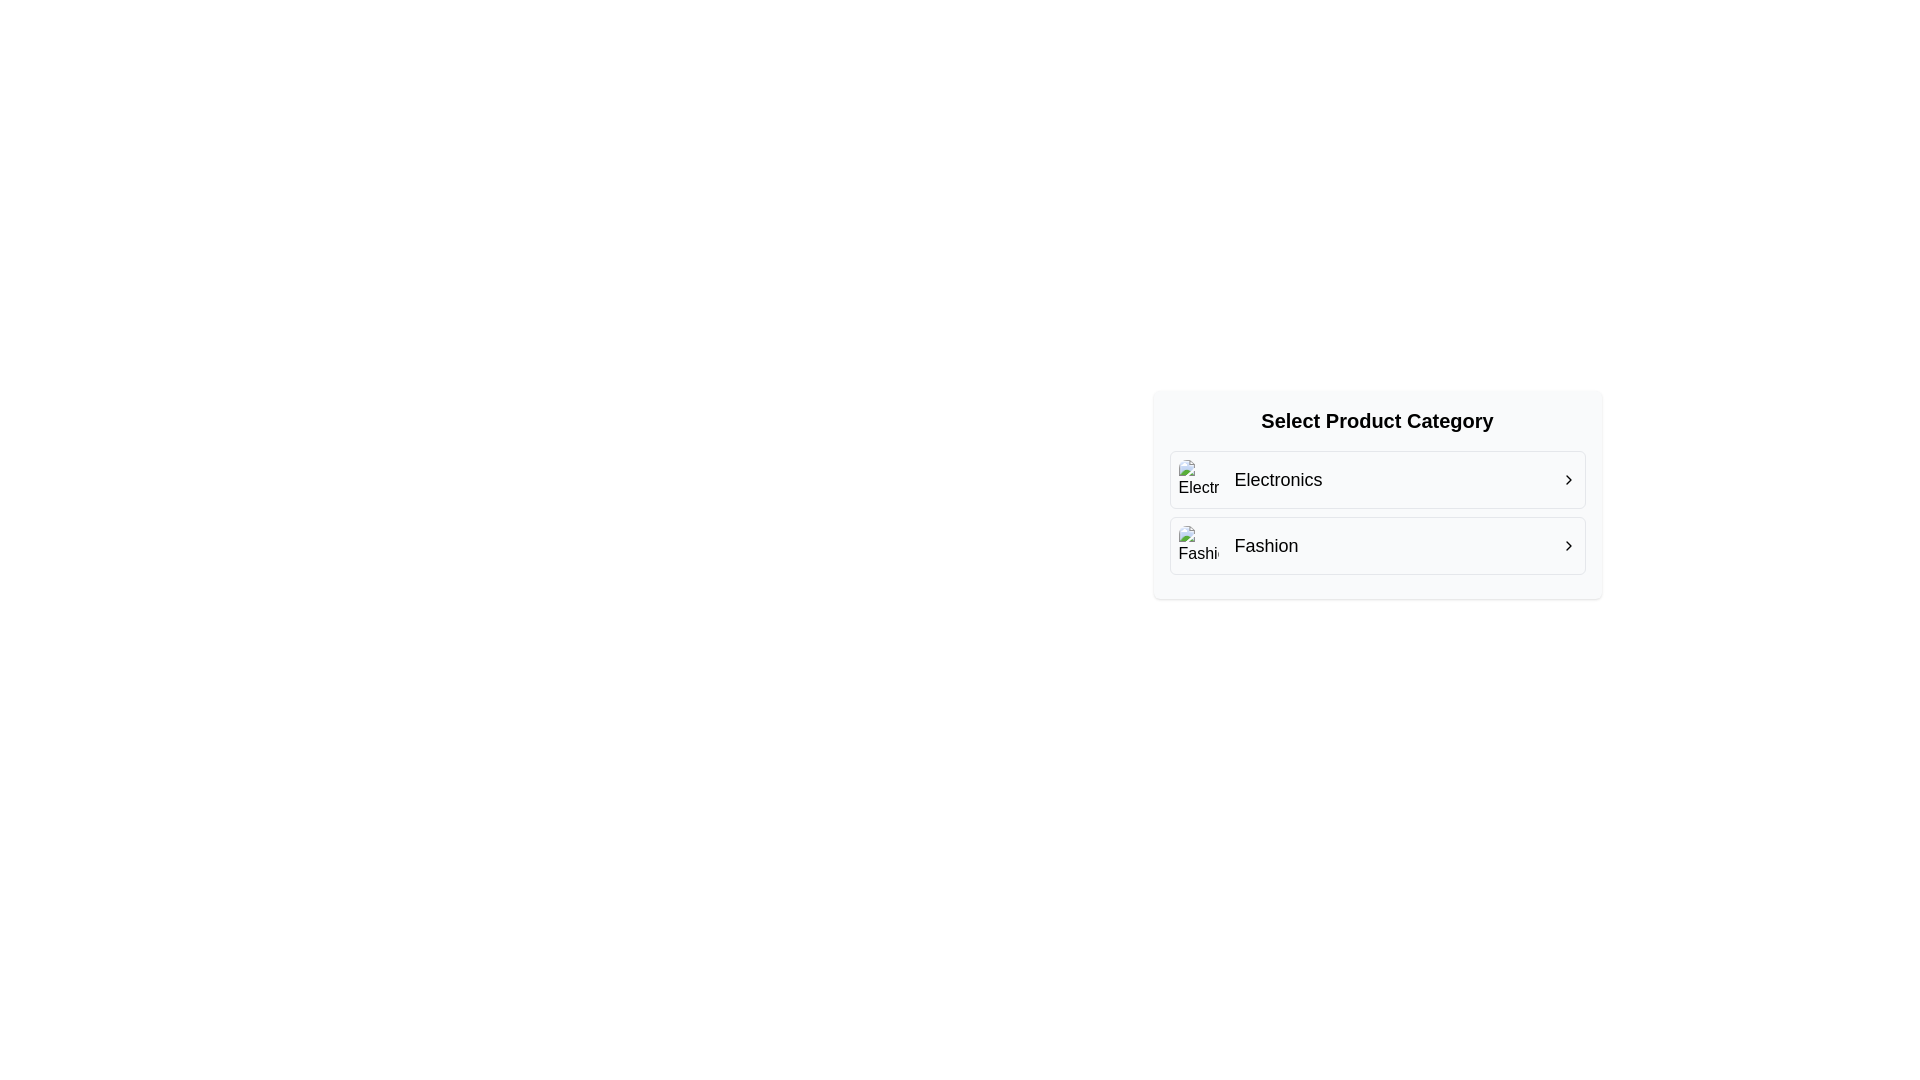  What do you see at coordinates (1376, 479) in the screenshot?
I see `the first selectable category in the product selection menu labeled 'Electronics'` at bounding box center [1376, 479].